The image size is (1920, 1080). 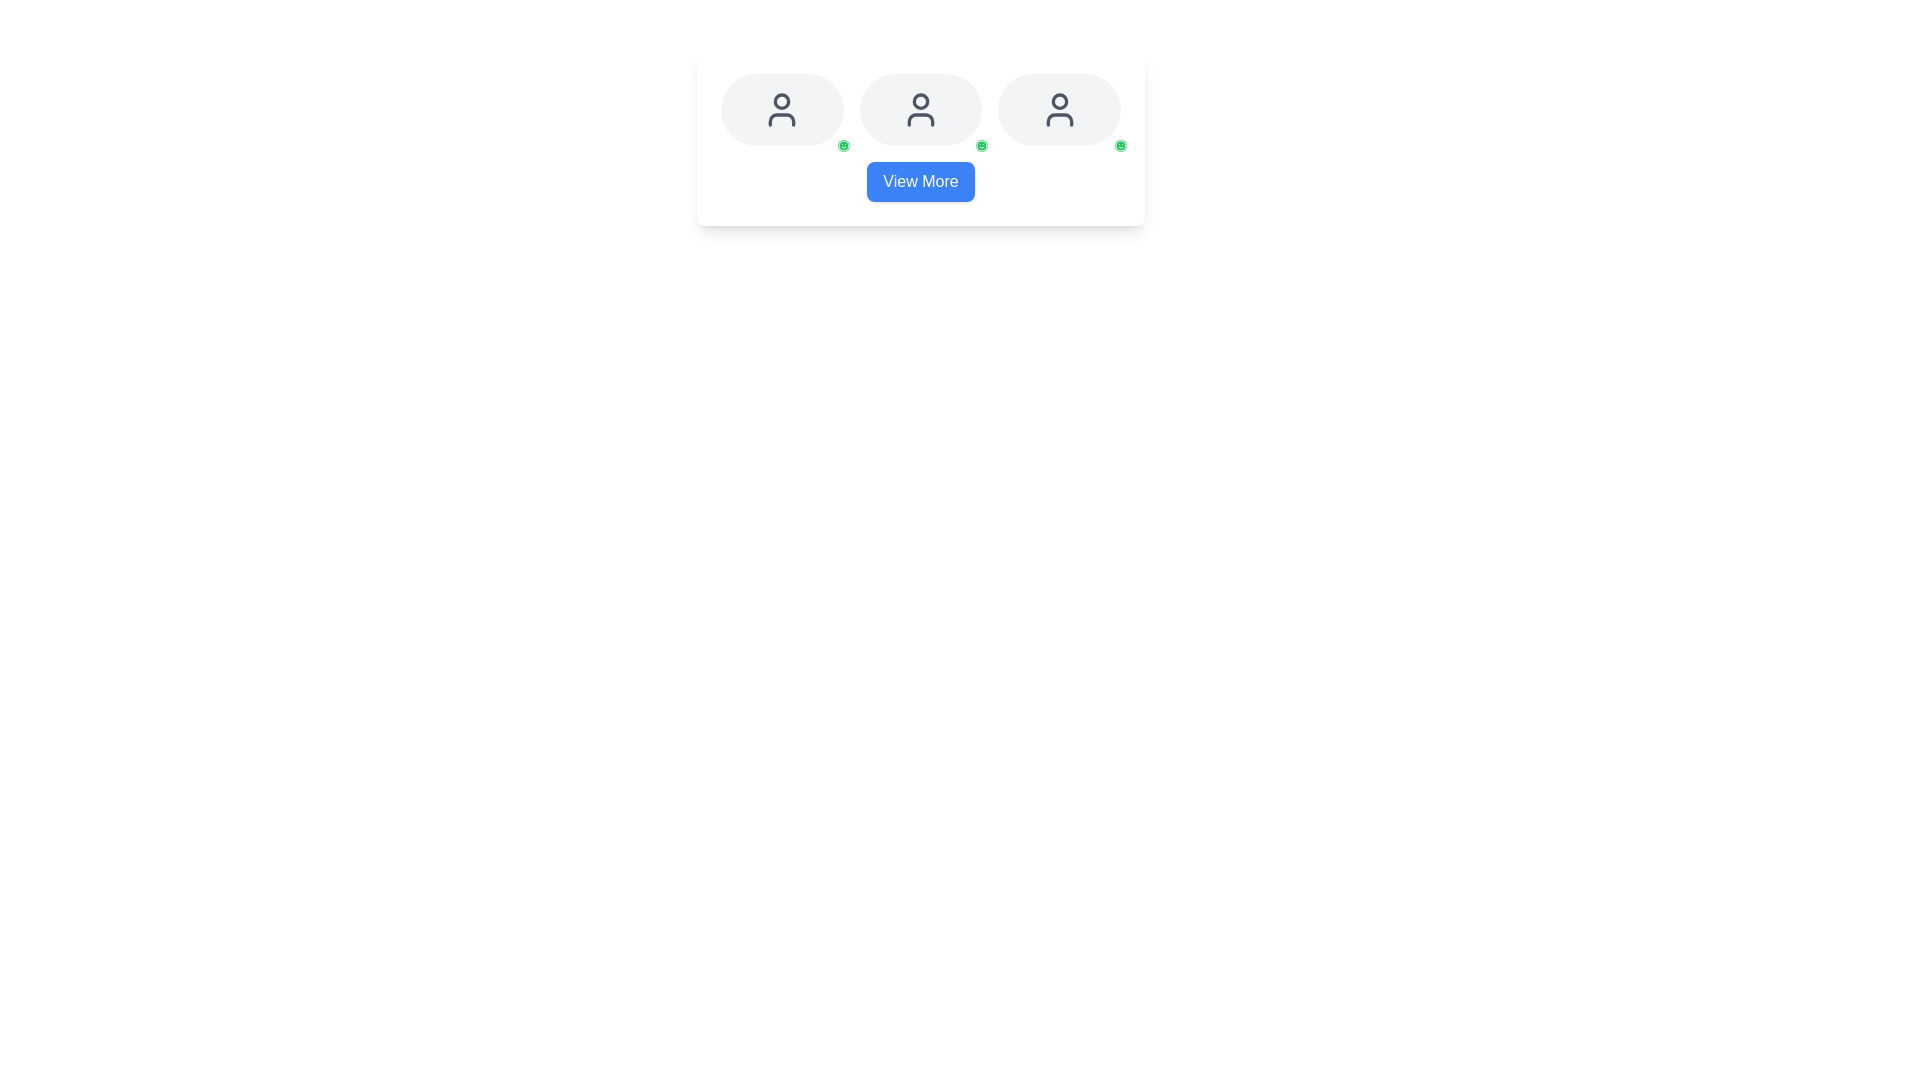 What do you see at coordinates (1058, 101) in the screenshot?
I see `the circular graphical indicator representing a user status within the user avatar SVG icon, located at the top-center of the icon` at bounding box center [1058, 101].